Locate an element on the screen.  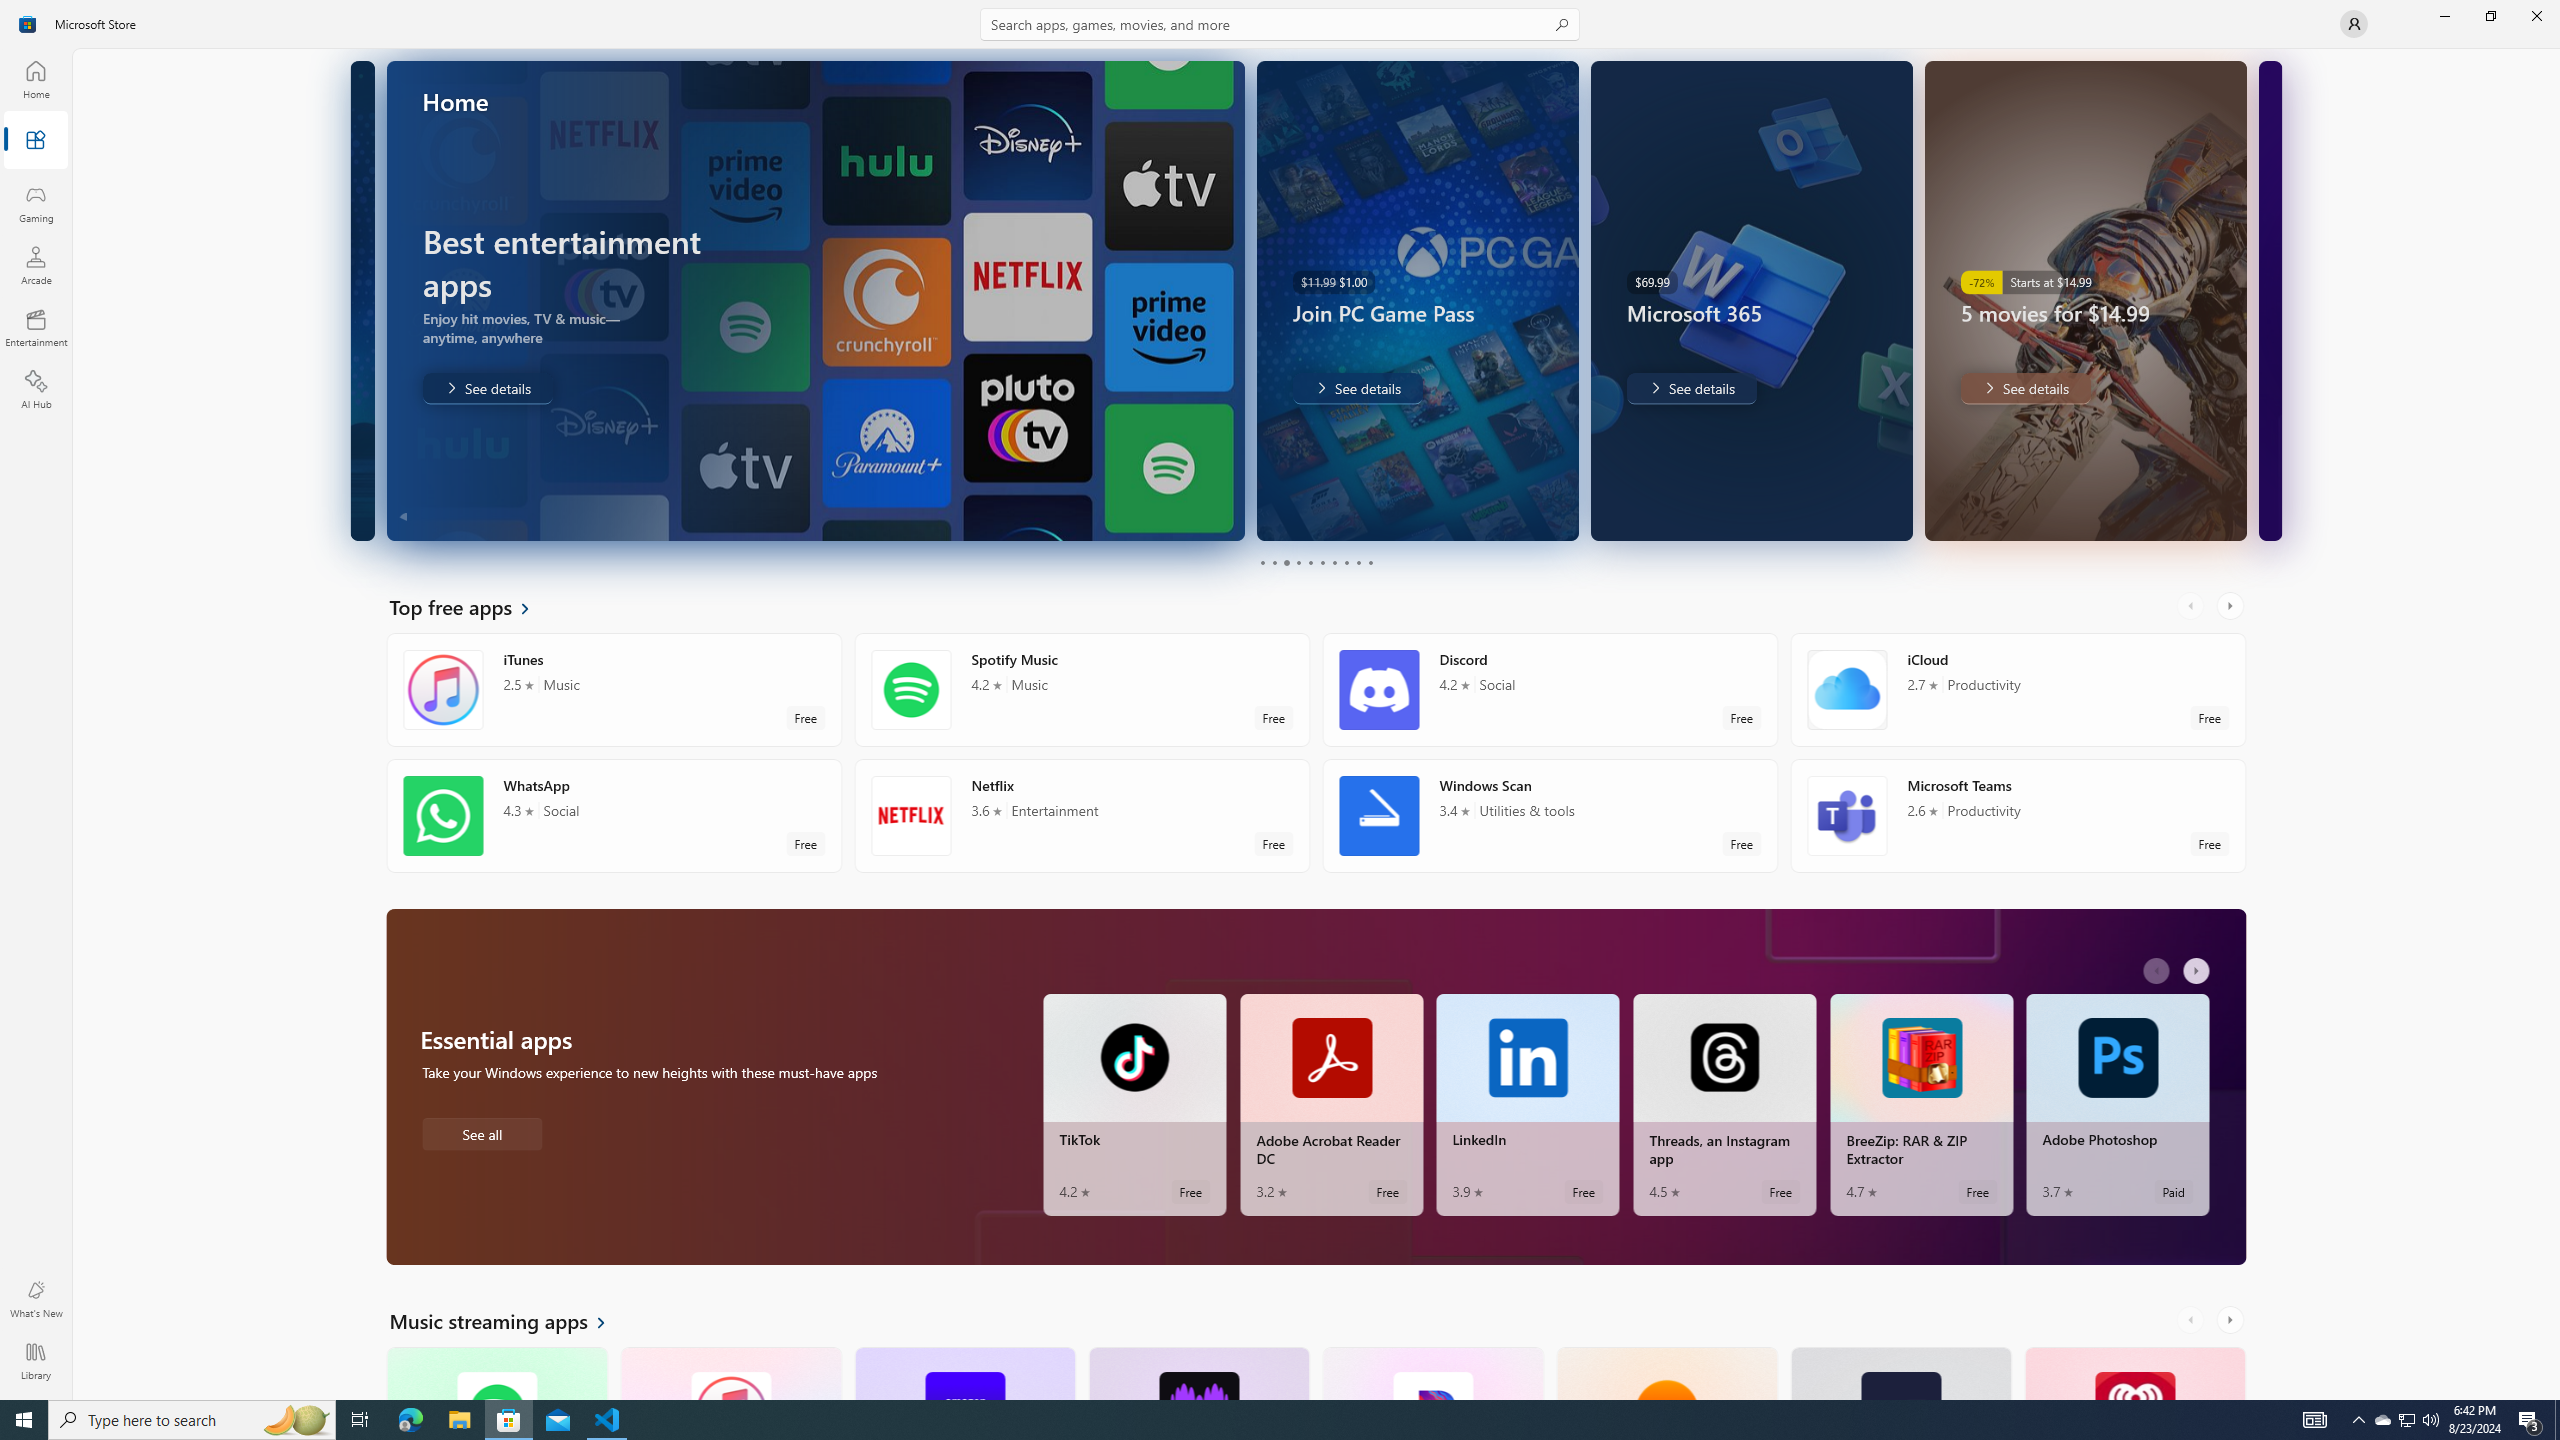
'AI Hub' is located at coordinates (34, 388).